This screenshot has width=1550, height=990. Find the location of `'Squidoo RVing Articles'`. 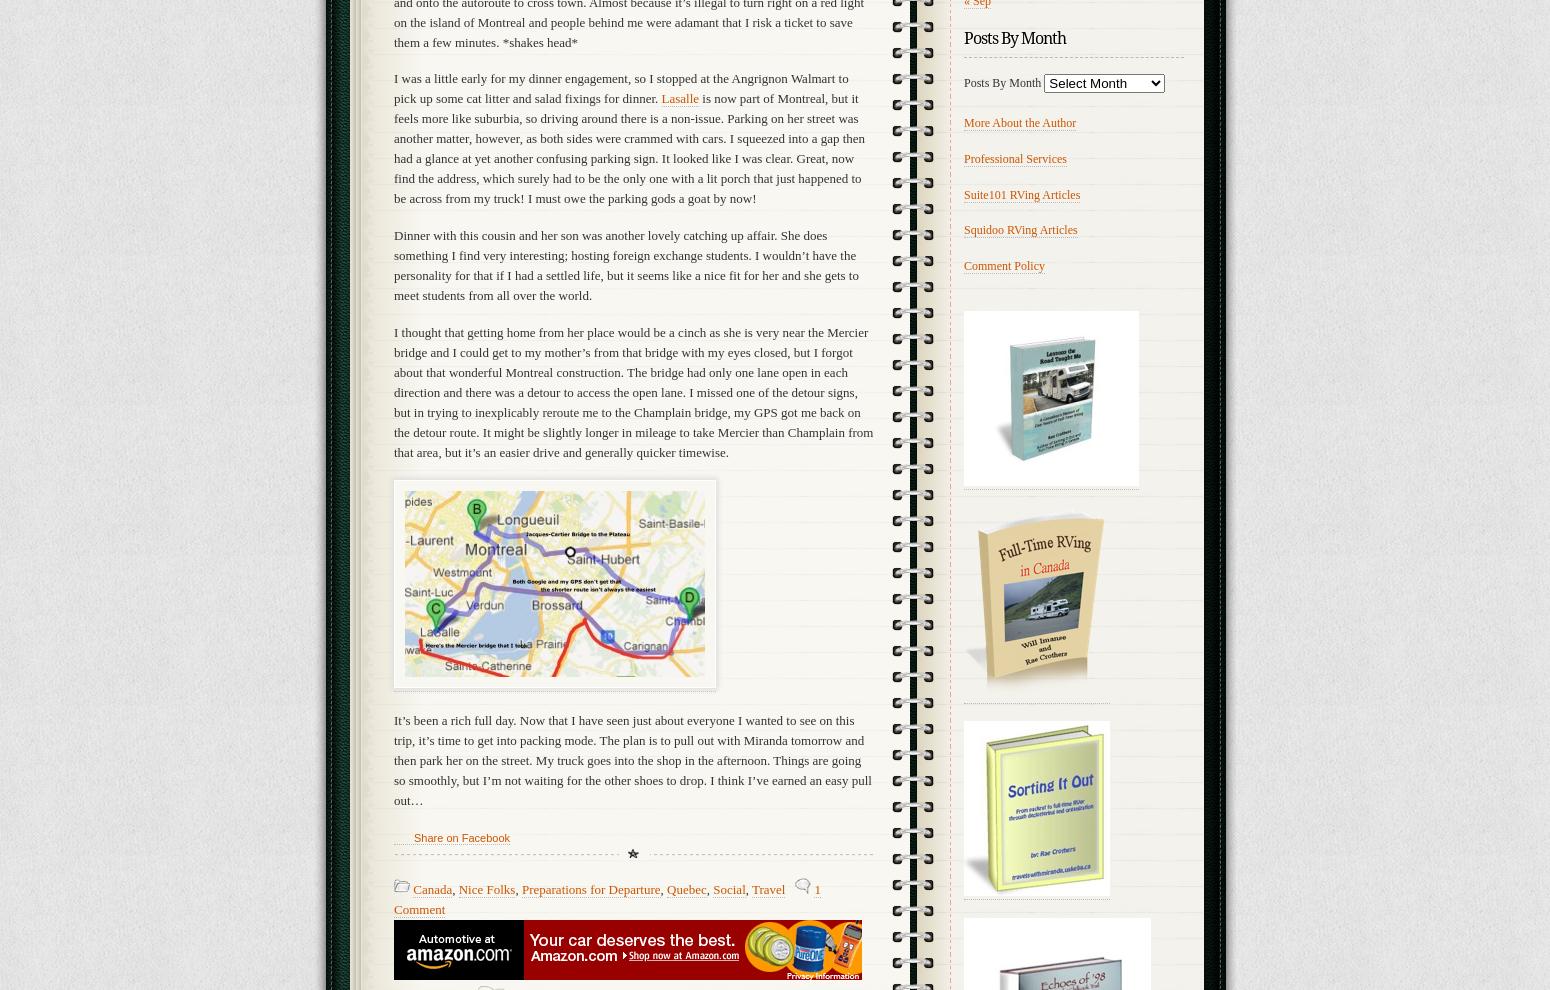

'Squidoo RVing Articles' is located at coordinates (1020, 228).